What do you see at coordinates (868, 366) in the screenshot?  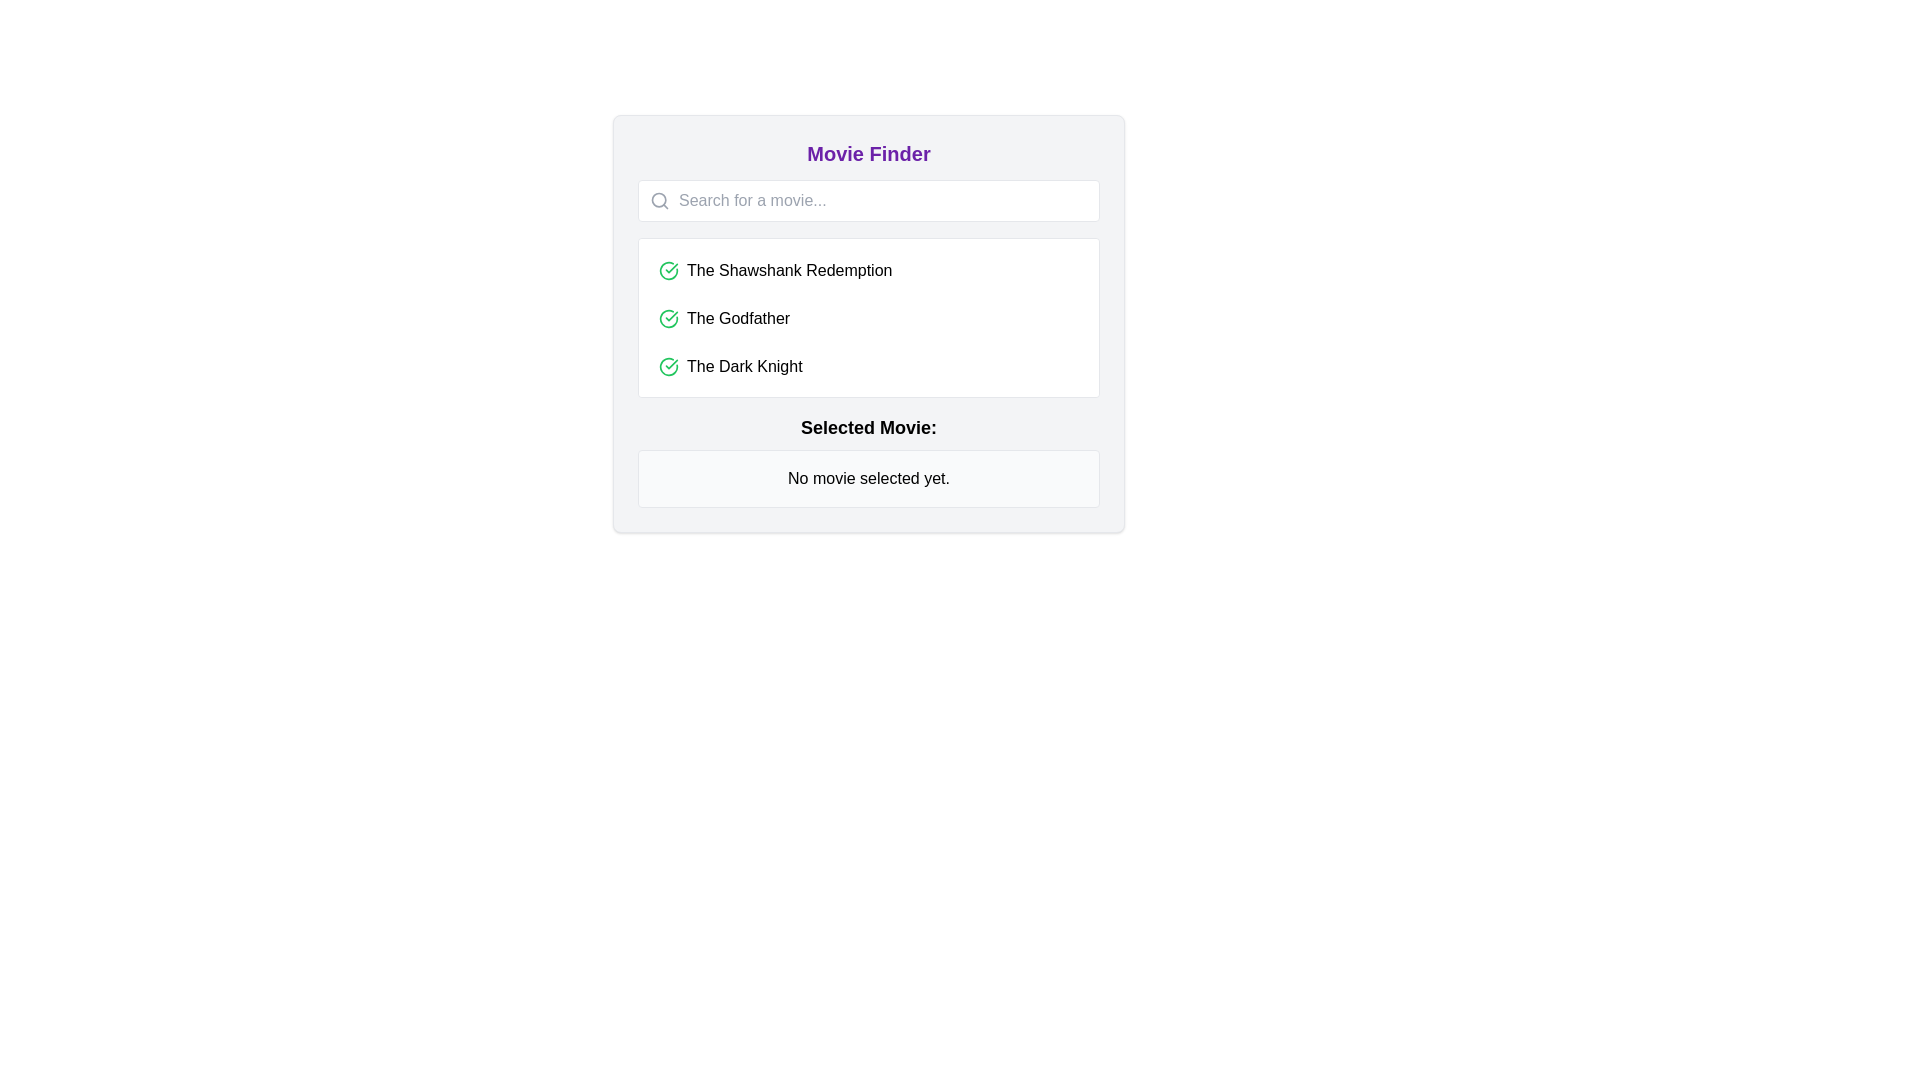 I see `the selectable movie item 'The Dark Knight' in the list` at bounding box center [868, 366].